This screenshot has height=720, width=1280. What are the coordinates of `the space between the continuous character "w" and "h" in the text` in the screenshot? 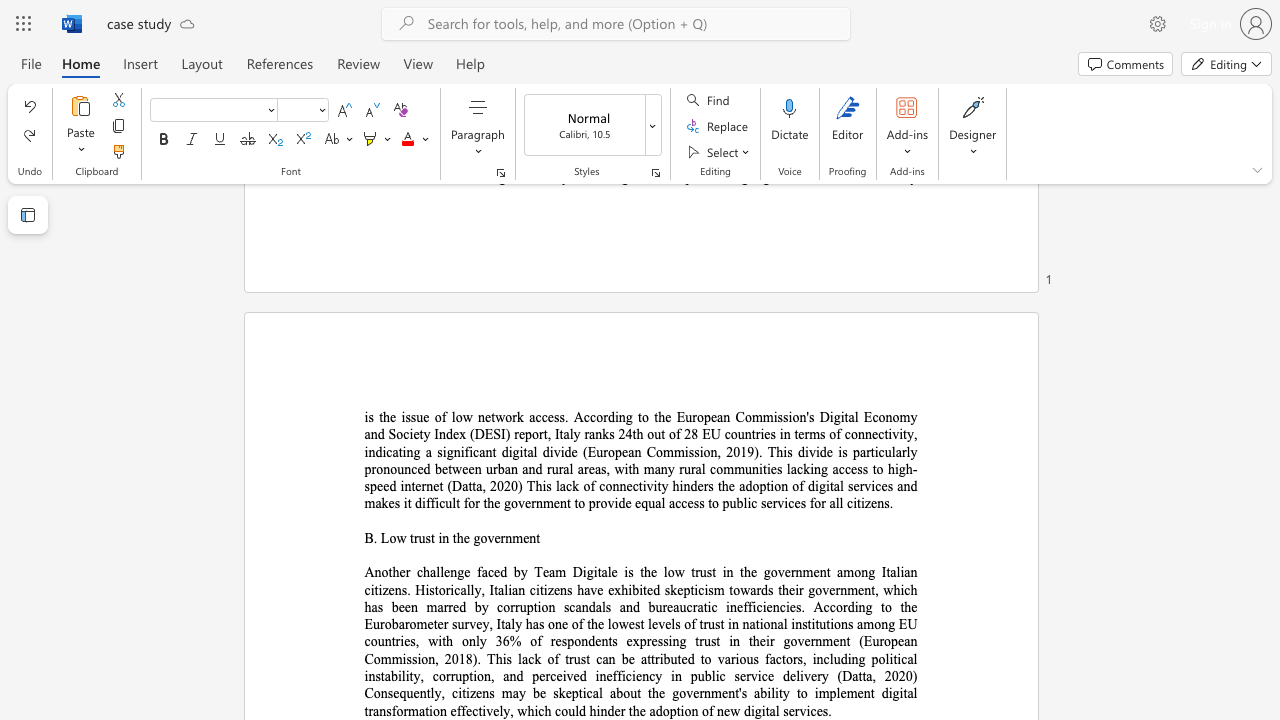 It's located at (891, 589).